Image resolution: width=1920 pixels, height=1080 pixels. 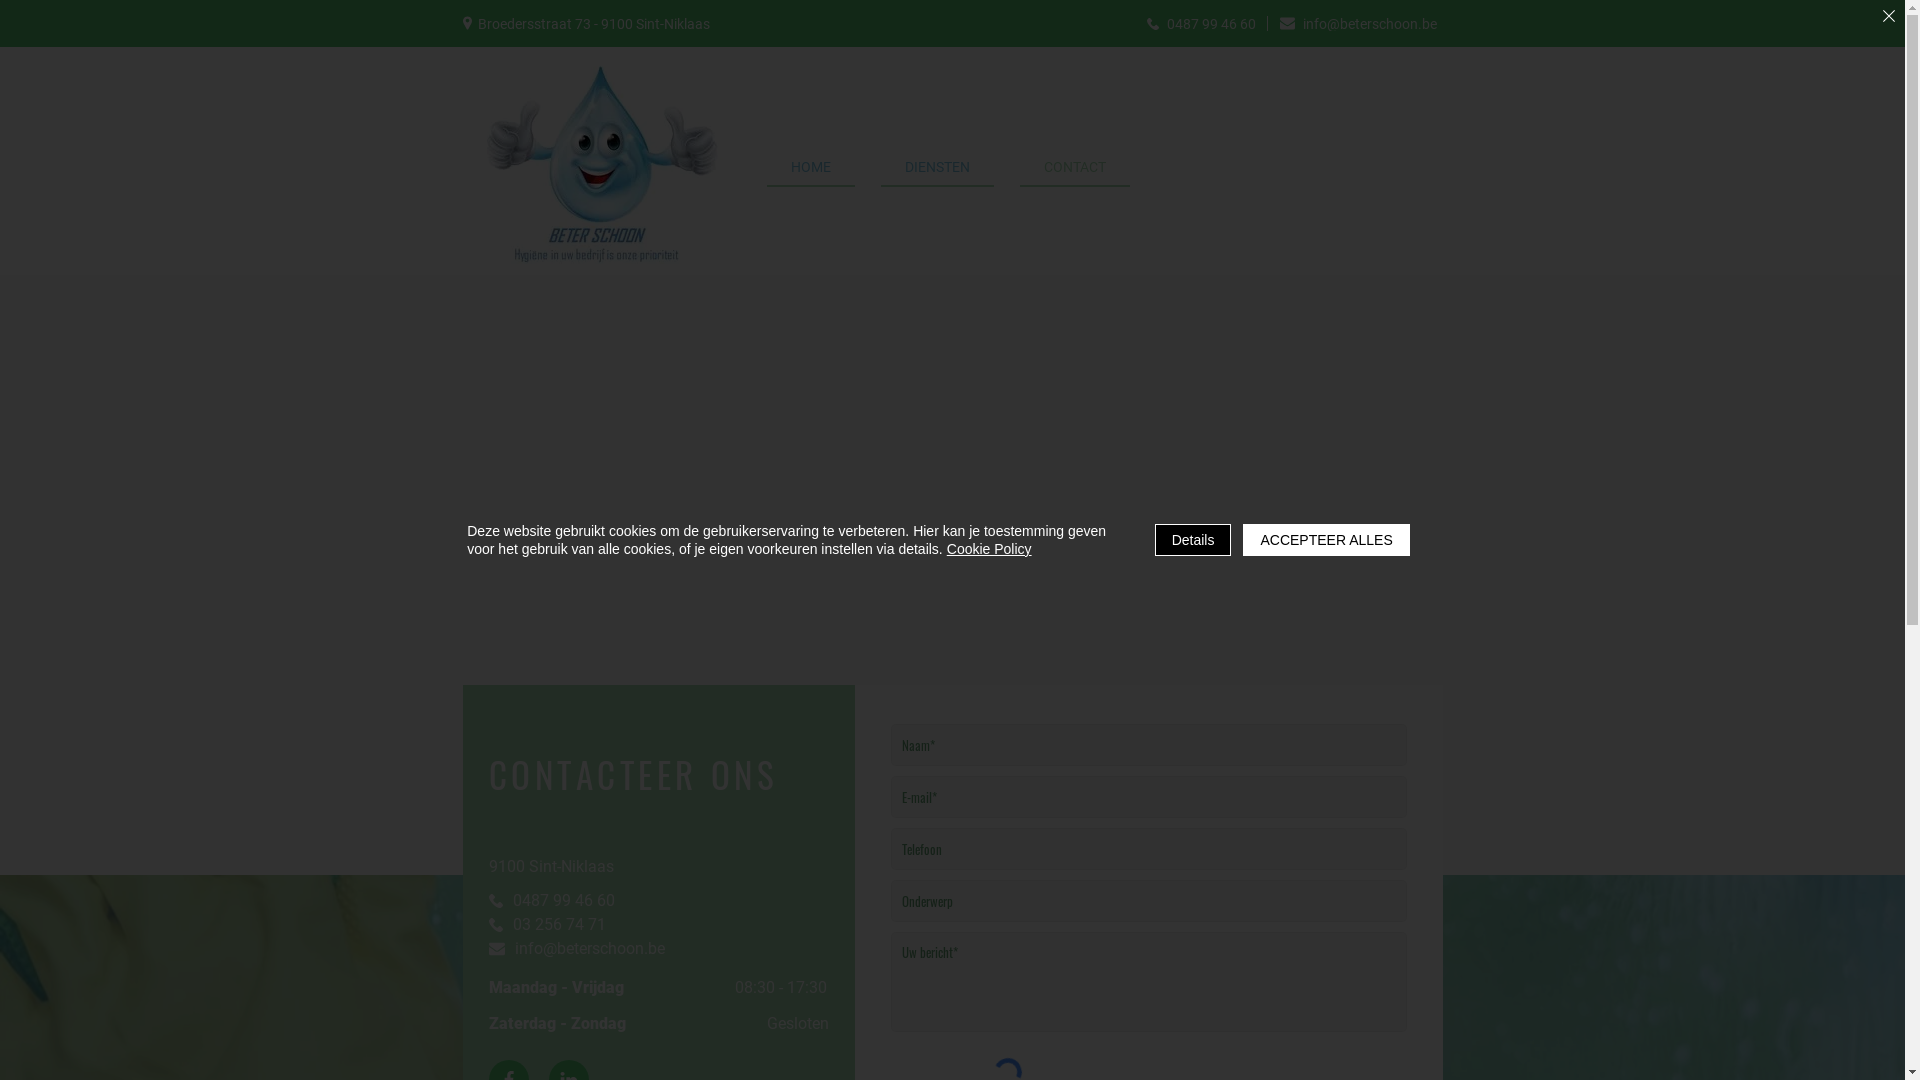 I want to click on '03 256 74 71', so click(x=583, y=924).